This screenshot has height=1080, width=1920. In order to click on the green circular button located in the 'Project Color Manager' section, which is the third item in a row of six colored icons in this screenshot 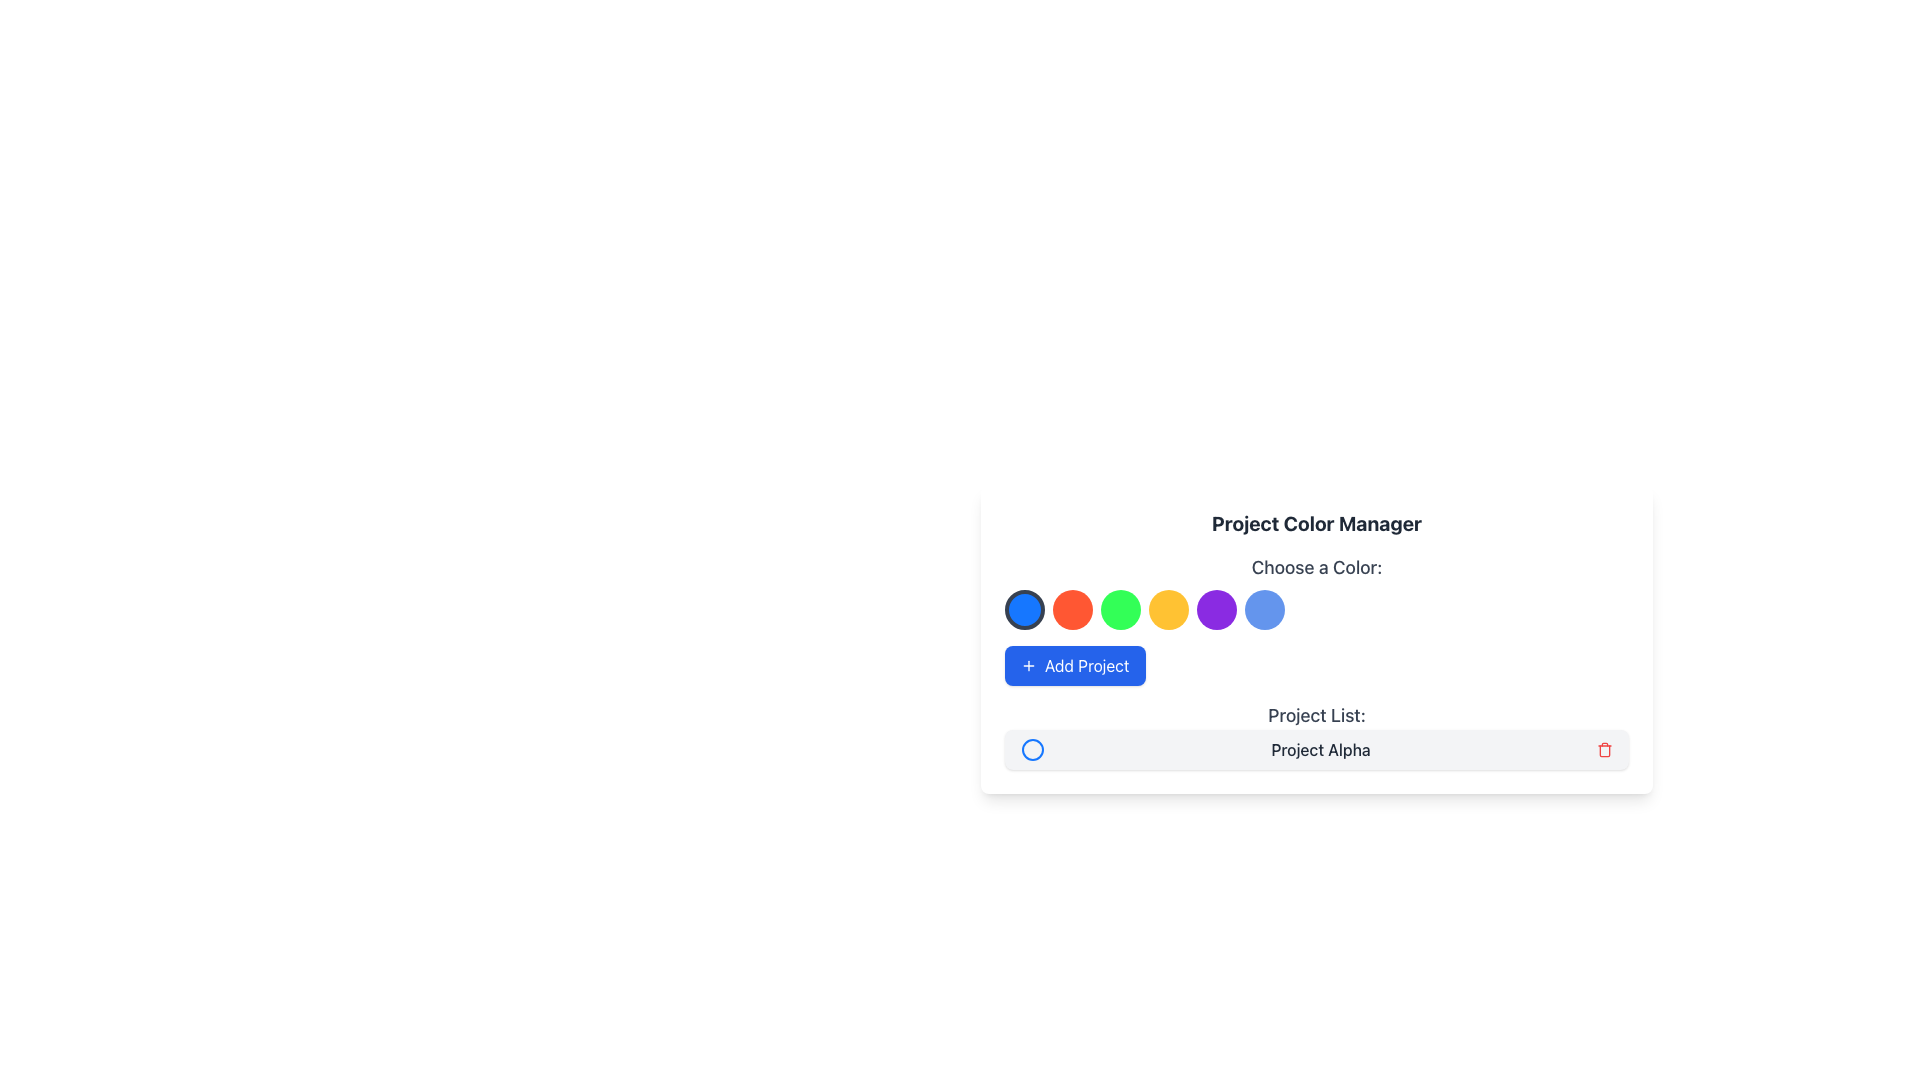, I will do `click(1121, 608)`.